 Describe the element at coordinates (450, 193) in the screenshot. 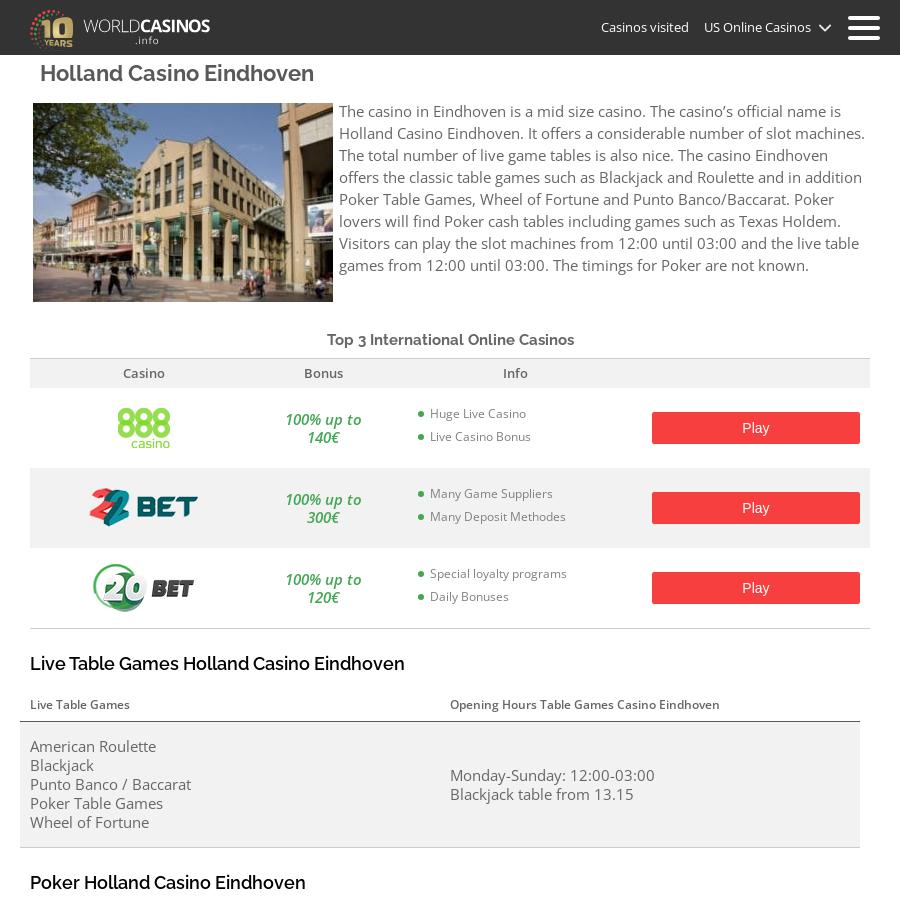

I see `'Online Slots'` at that location.